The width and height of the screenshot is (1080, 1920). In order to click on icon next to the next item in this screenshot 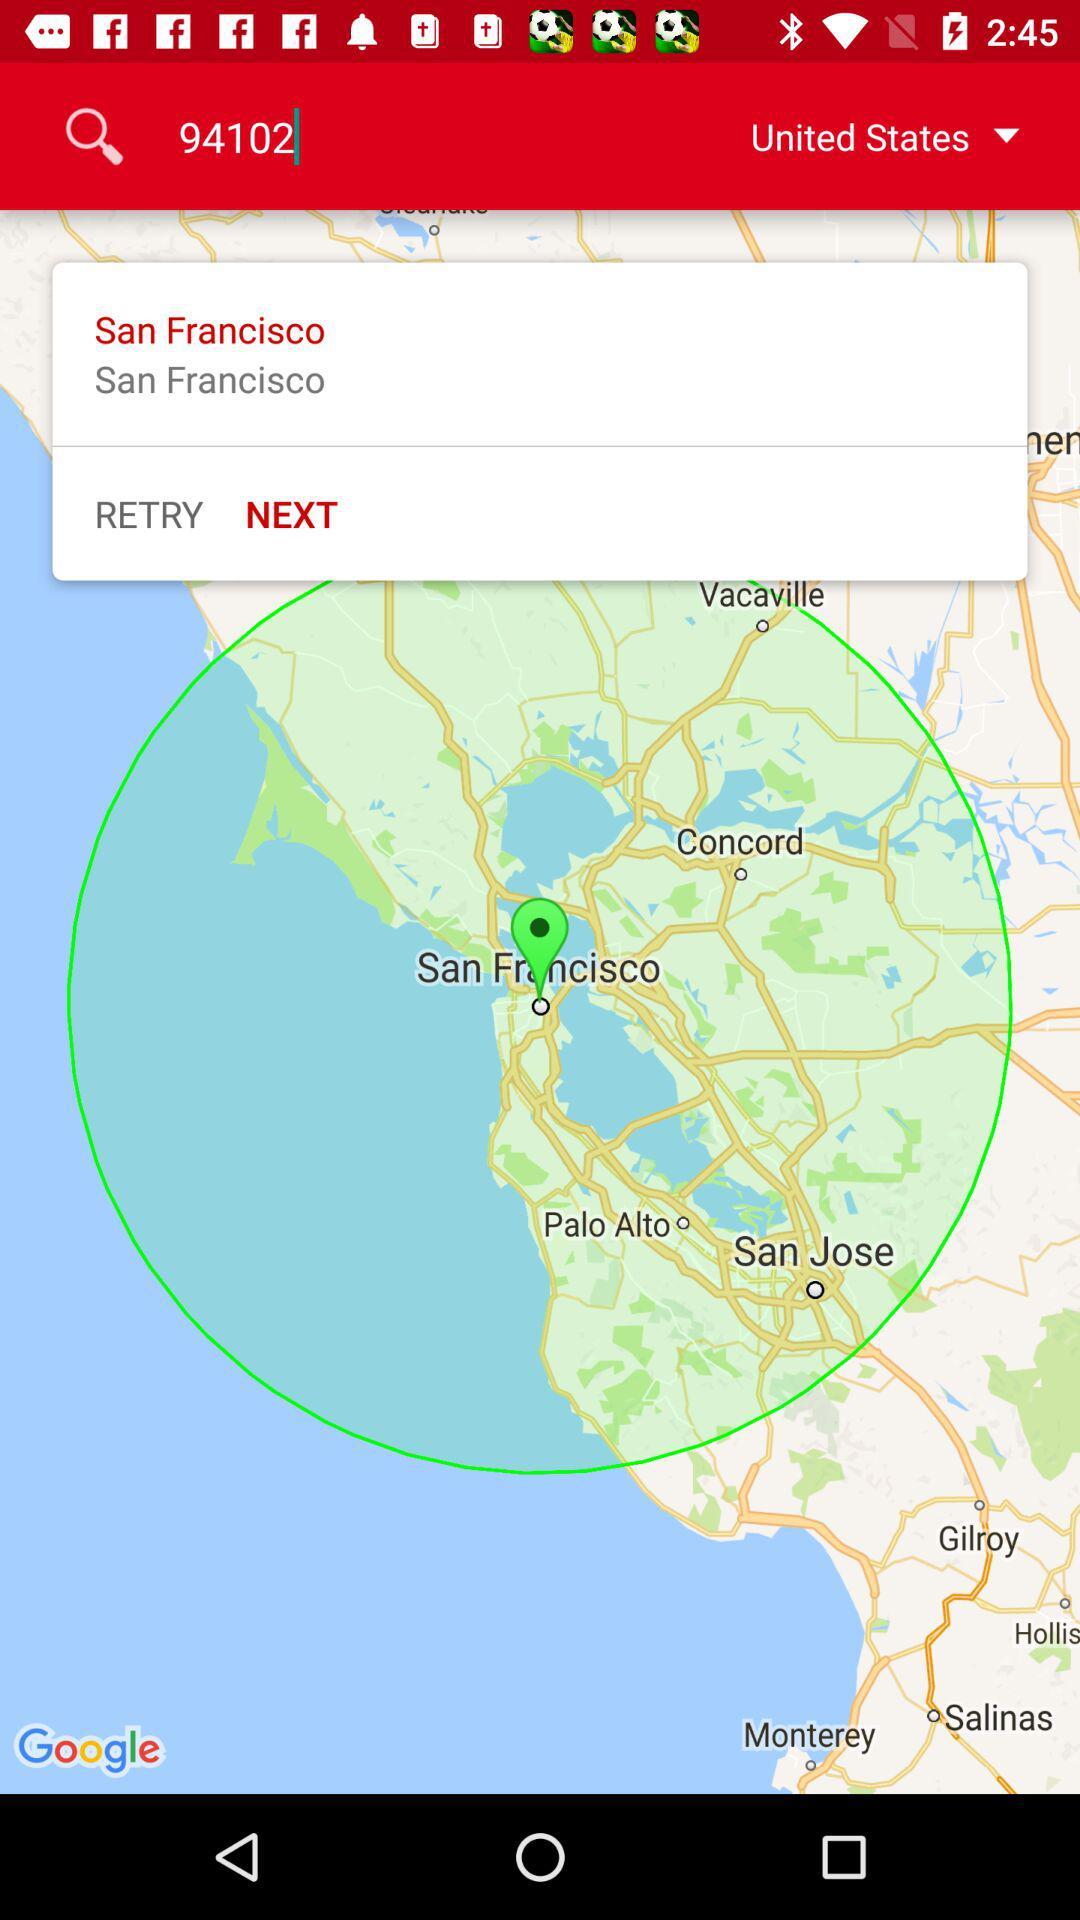, I will do `click(147, 513)`.